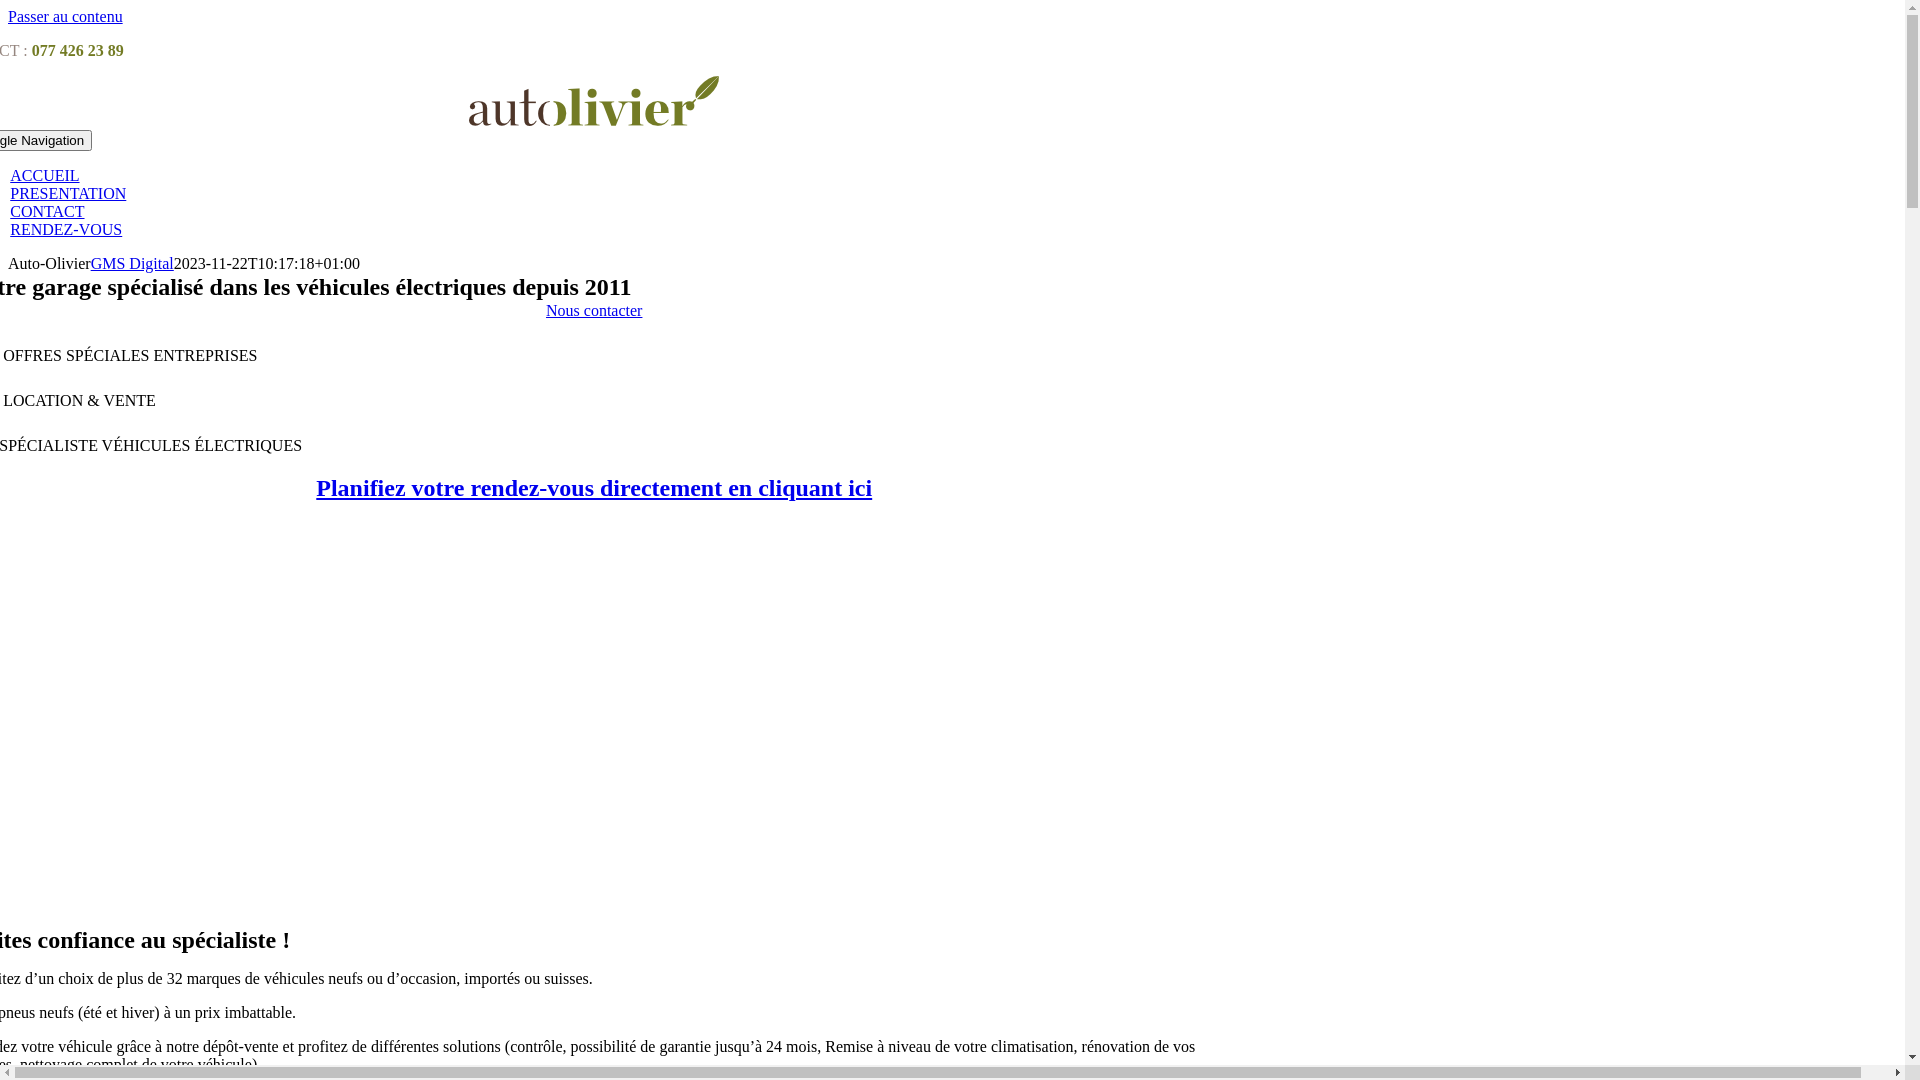  I want to click on 'PRESENTATION', so click(67, 193).